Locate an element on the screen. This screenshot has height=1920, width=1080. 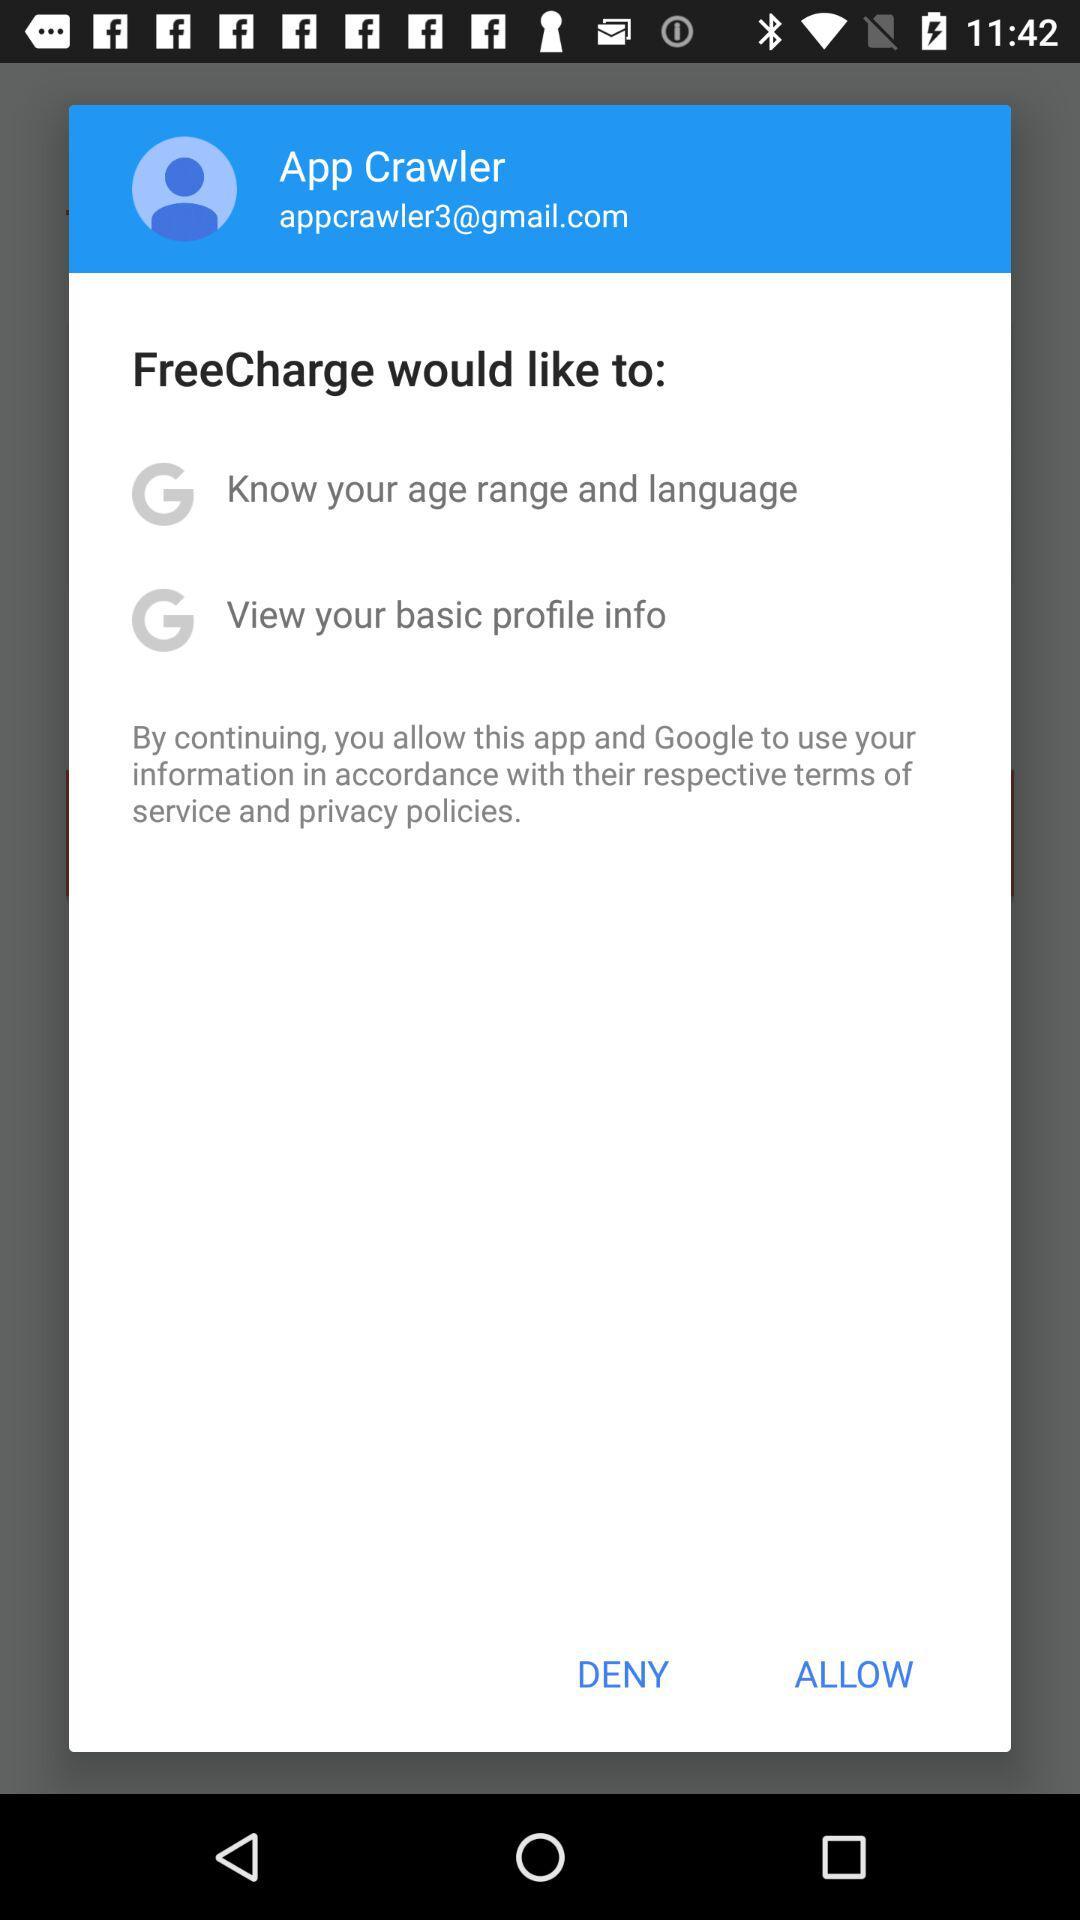
view your basic is located at coordinates (445, 612).